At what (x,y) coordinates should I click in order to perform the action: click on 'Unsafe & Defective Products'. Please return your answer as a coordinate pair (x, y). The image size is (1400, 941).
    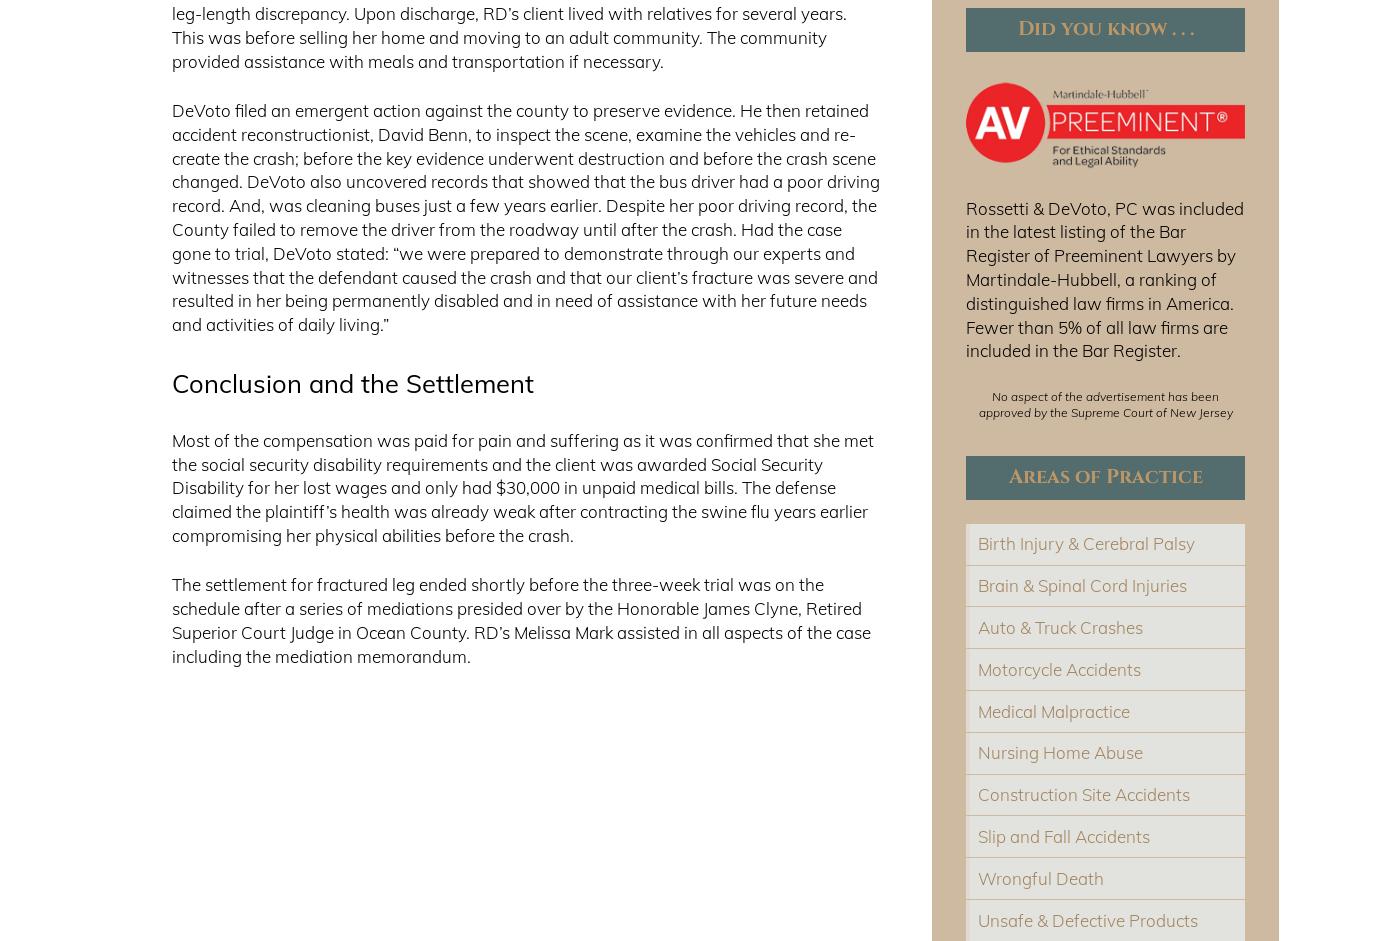
    Looking at the image, I should click on (978, 918).